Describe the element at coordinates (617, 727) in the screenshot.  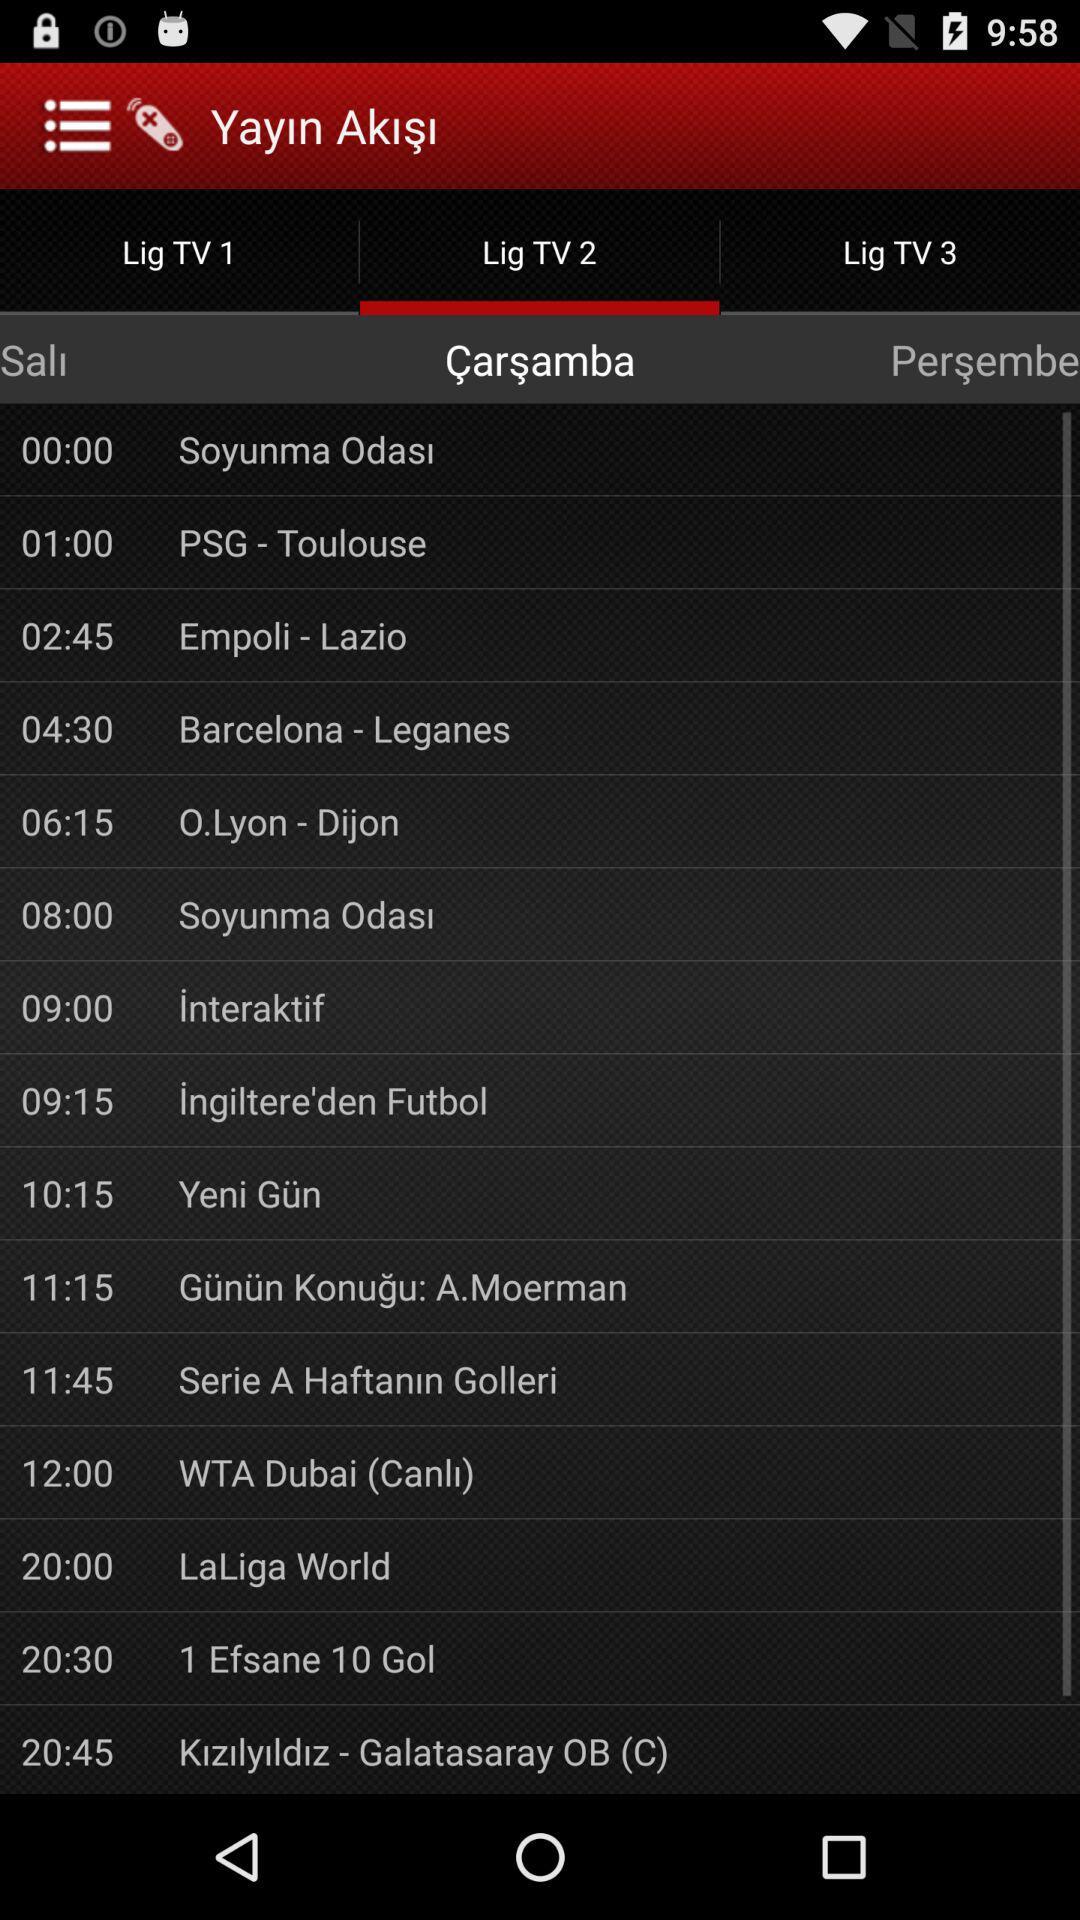
I see `the item above o.lyon - dijon item` at that location.